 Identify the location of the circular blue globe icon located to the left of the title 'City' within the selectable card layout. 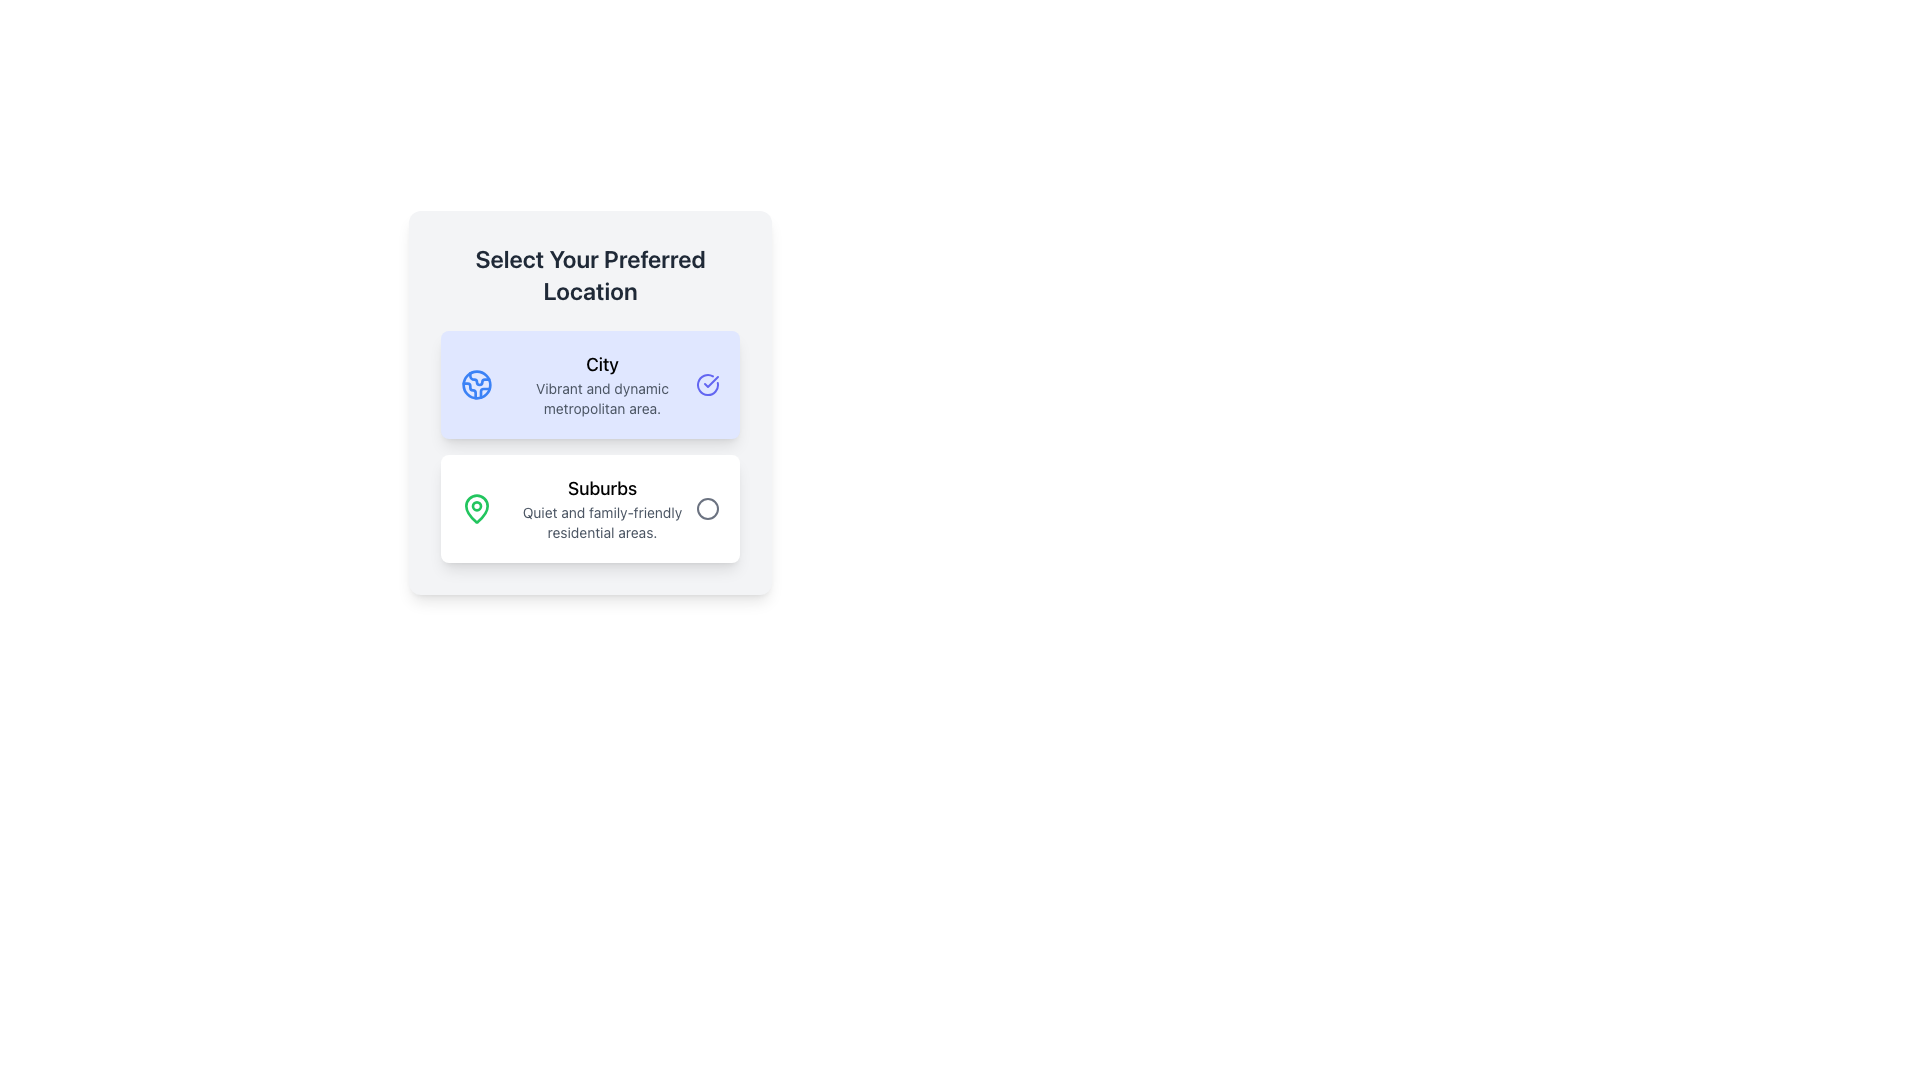
(475, 385).